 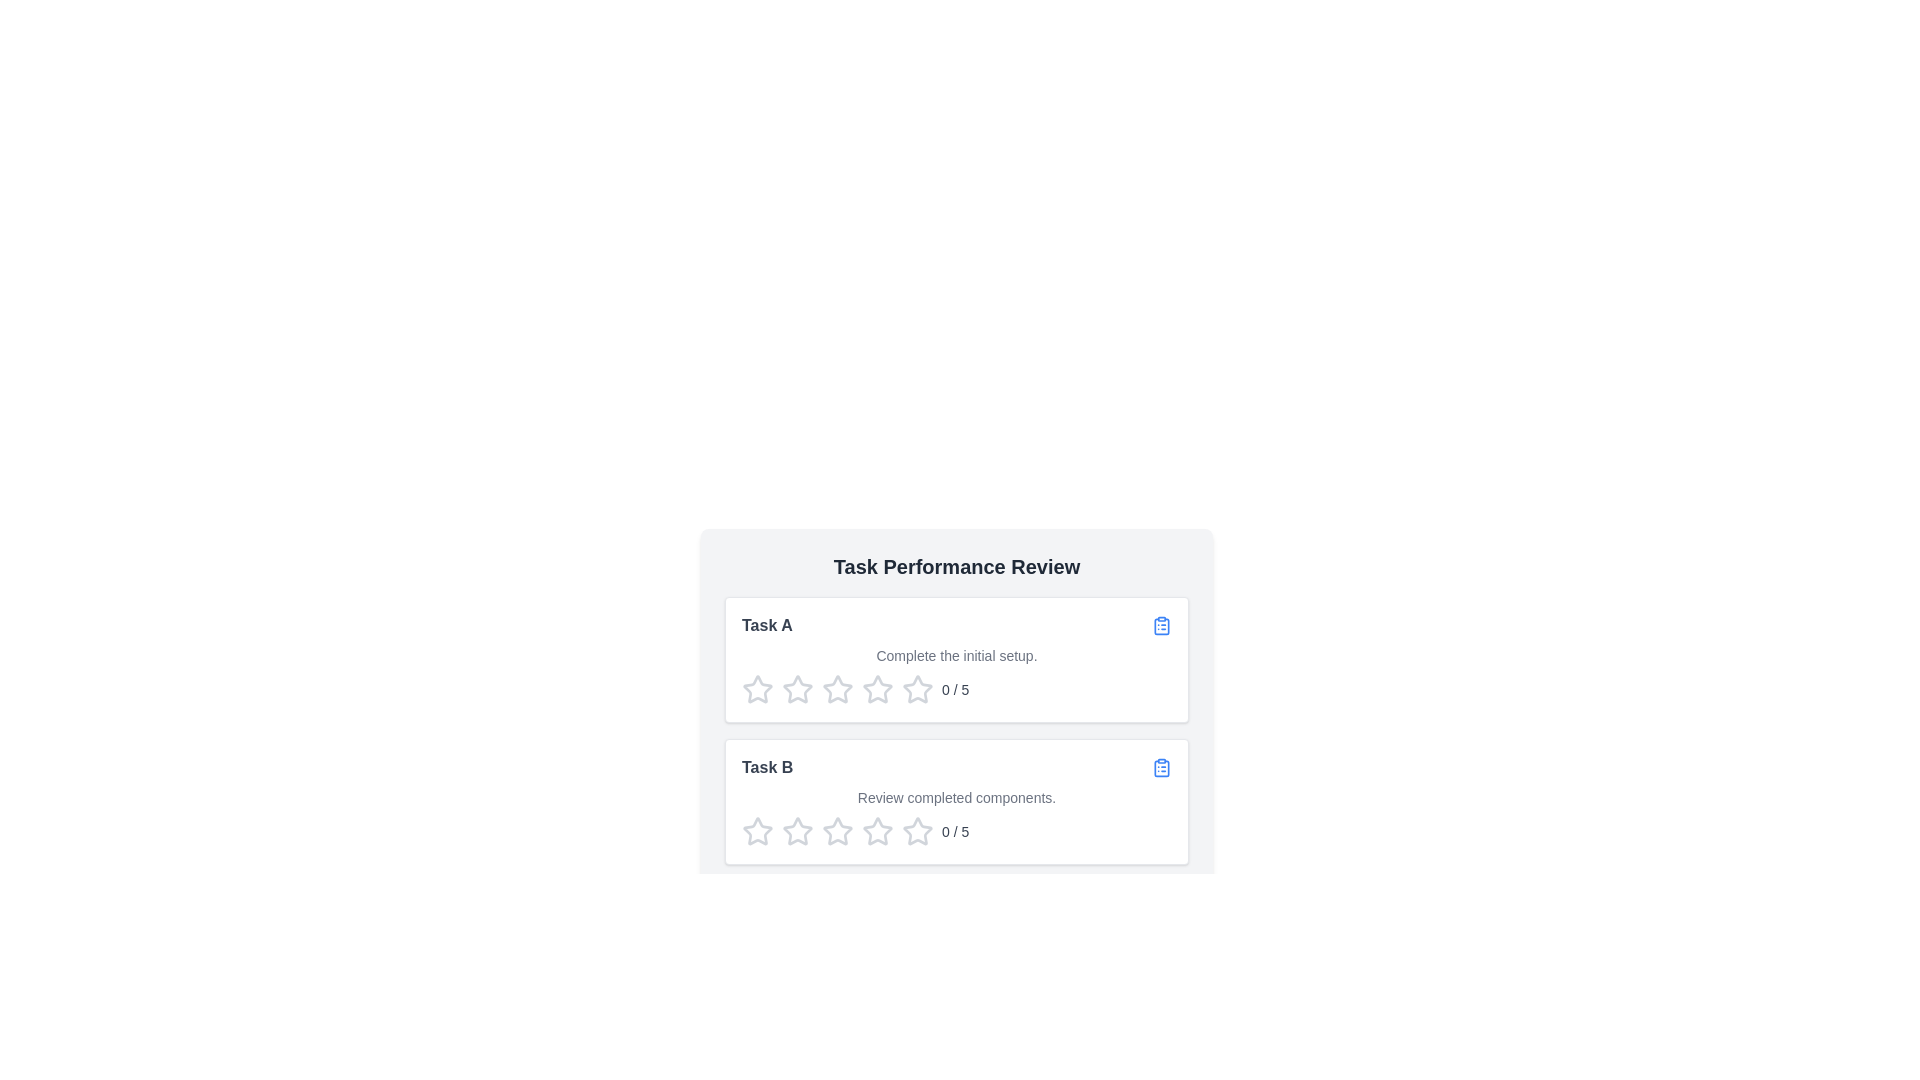 I want to click on the third star icon in the horizontal row of five stars in the 'Review completed components.' rating section under Task B, so click(x=796, y=832).